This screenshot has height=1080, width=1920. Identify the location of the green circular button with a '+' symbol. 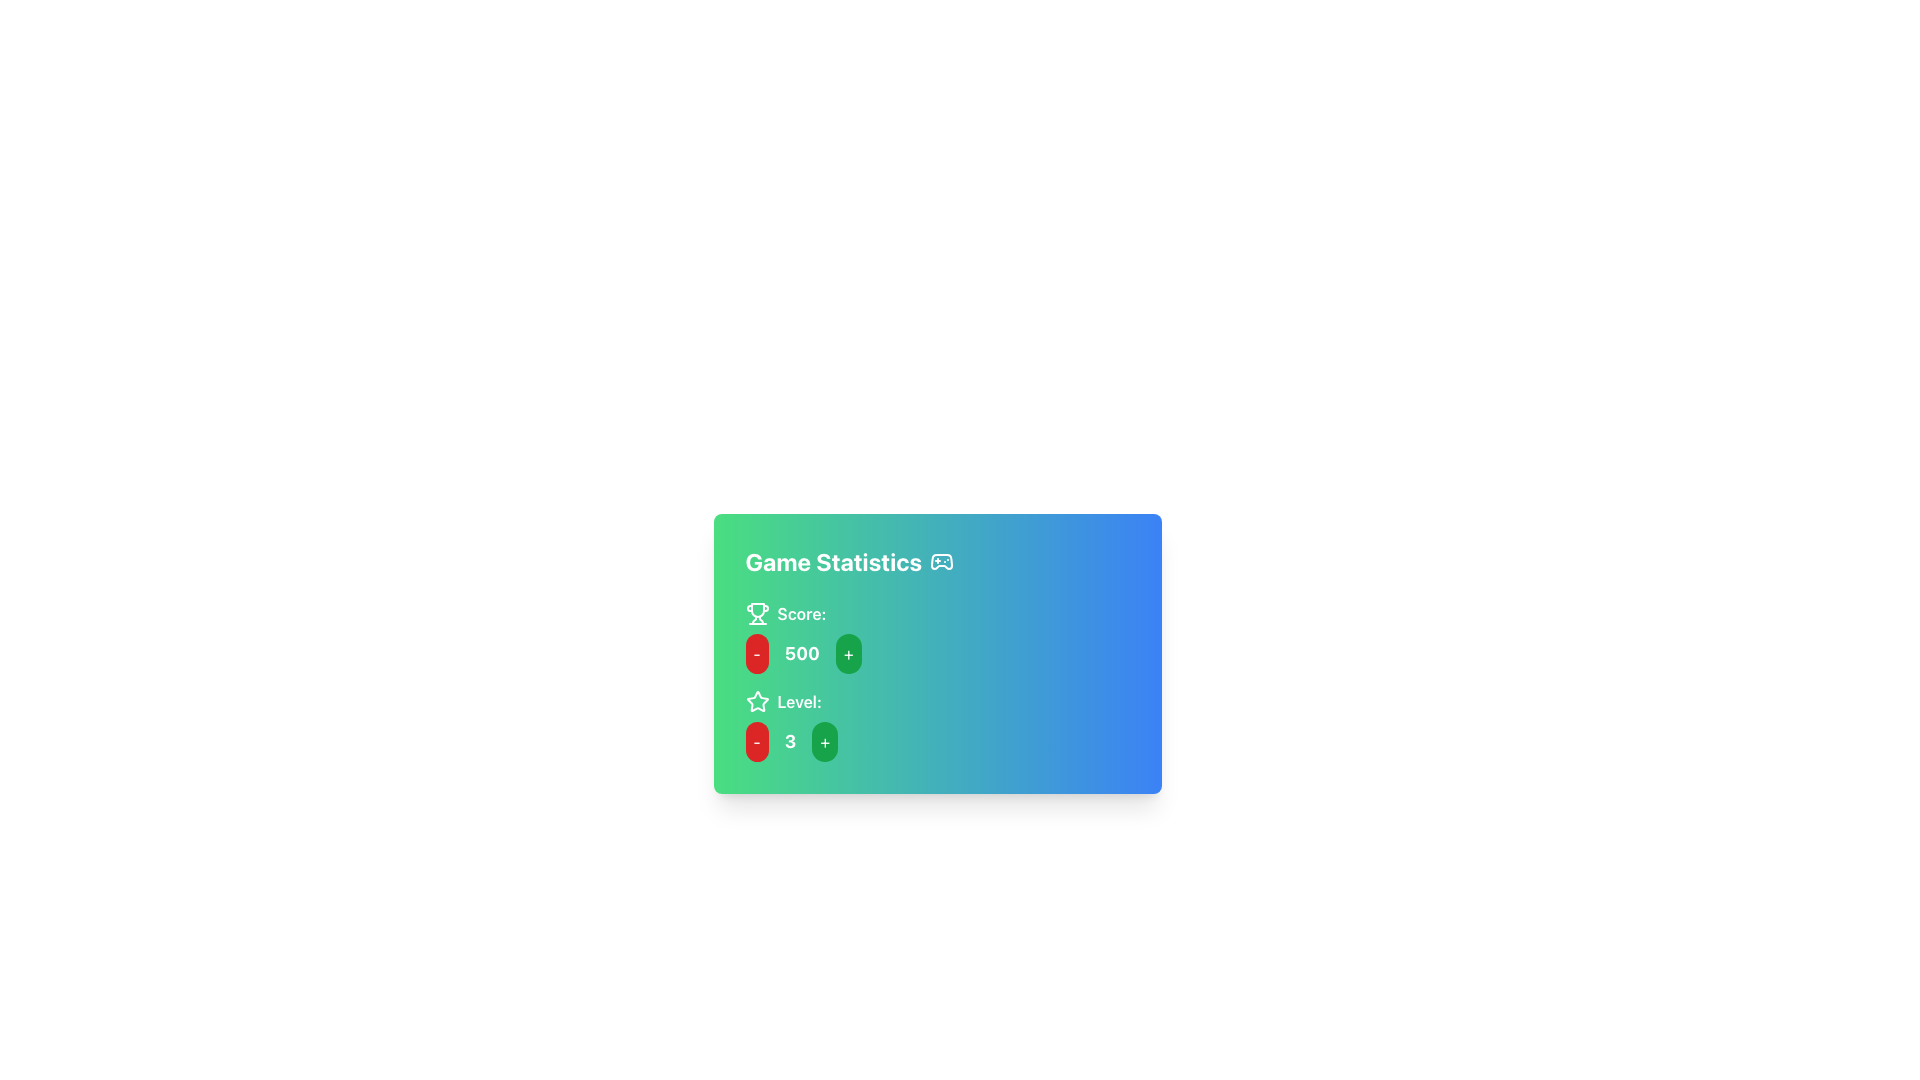
(848, 654).